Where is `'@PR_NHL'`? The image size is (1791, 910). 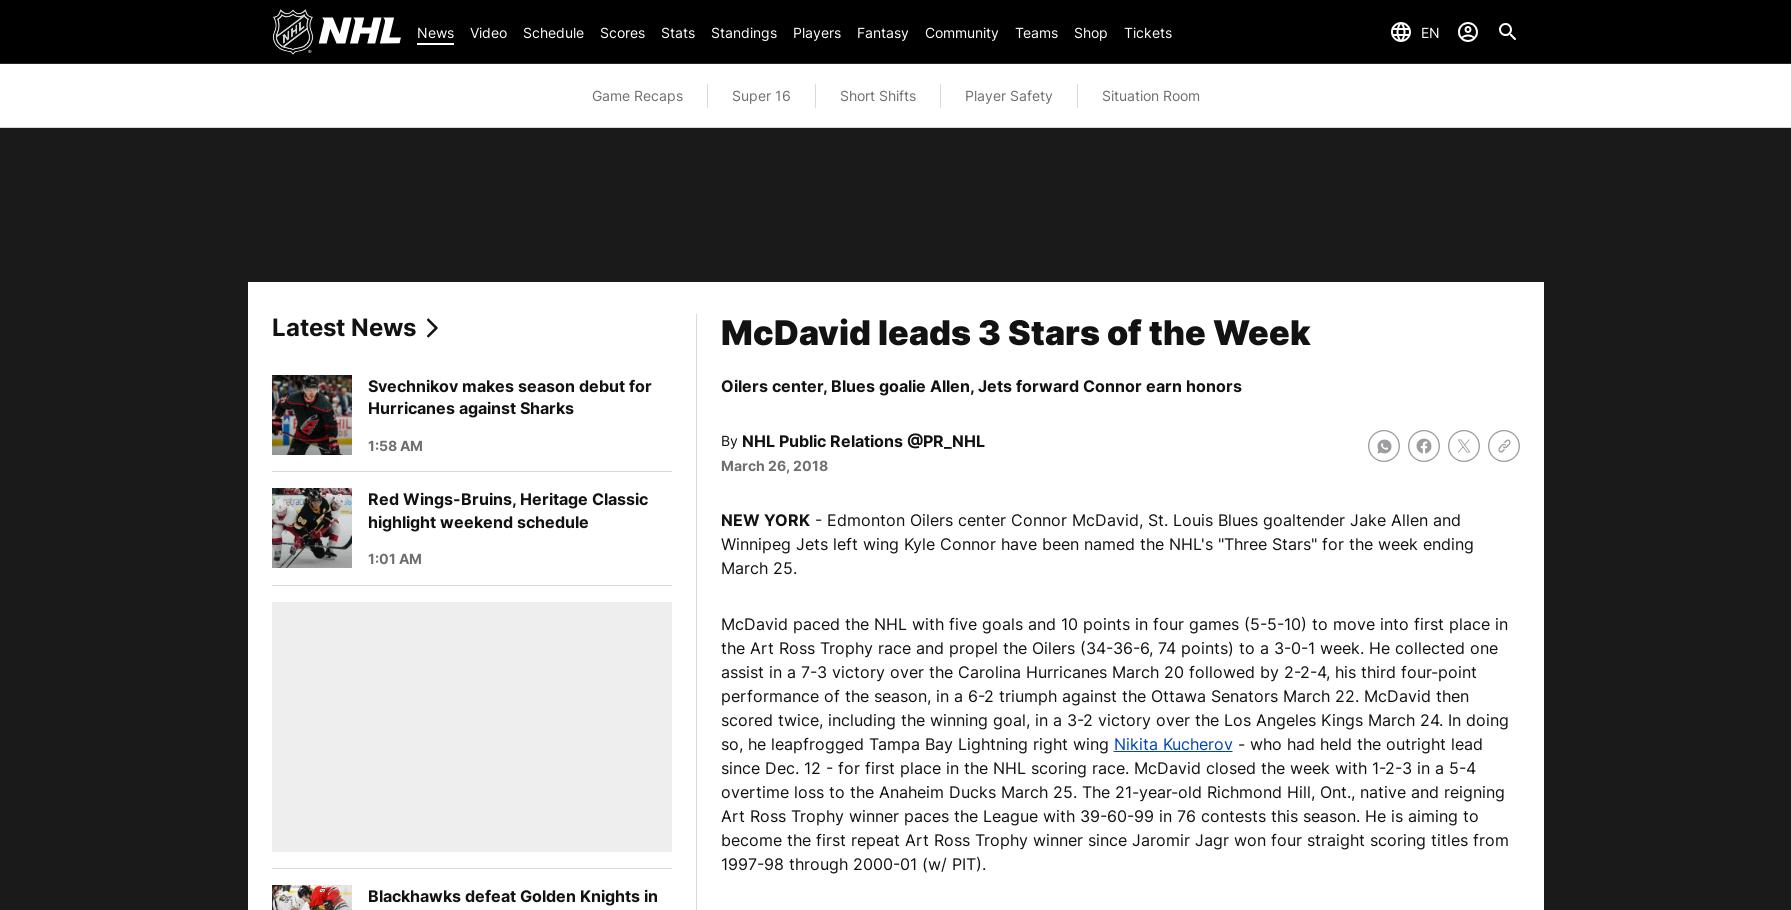
'@PR_NHL' is located at coordinates (943, 439).